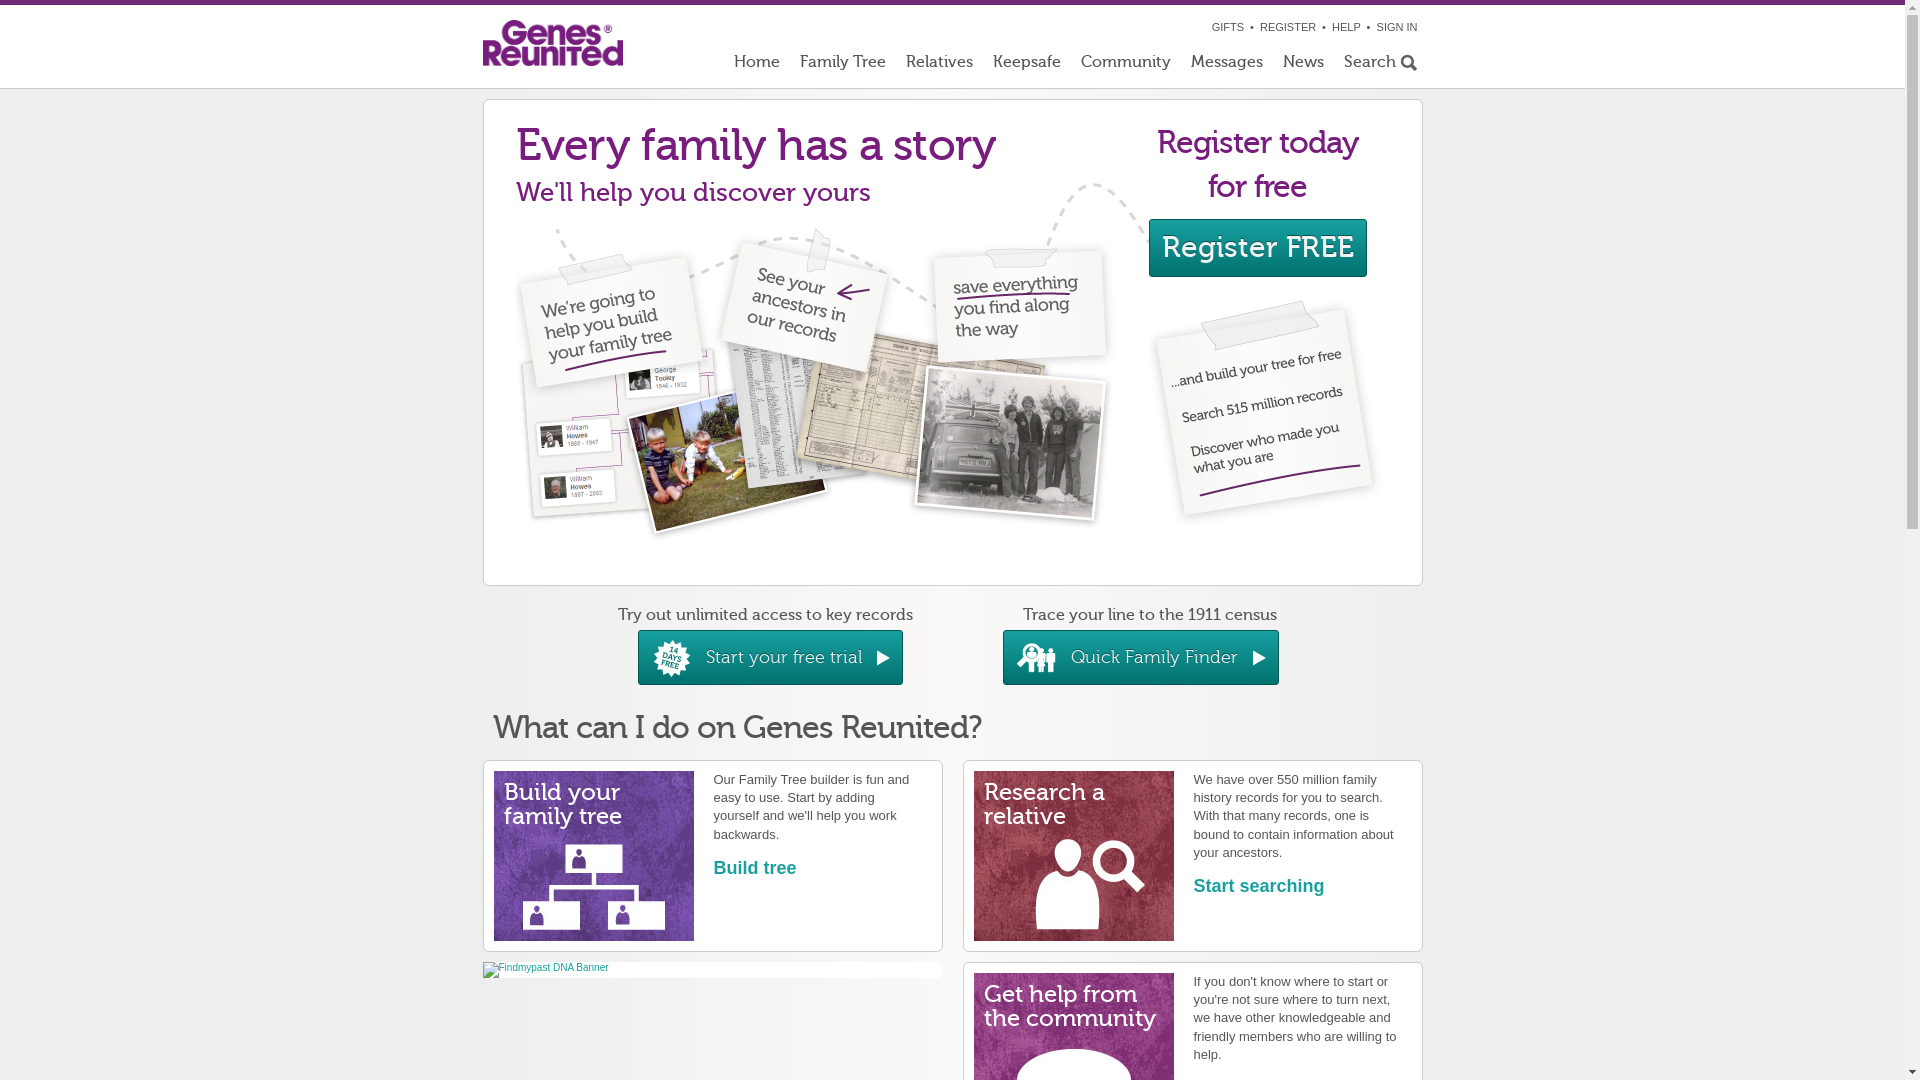  Describe the element at coordinates (1346, 27) in the screenshot. I see `'HELP'` at that location.